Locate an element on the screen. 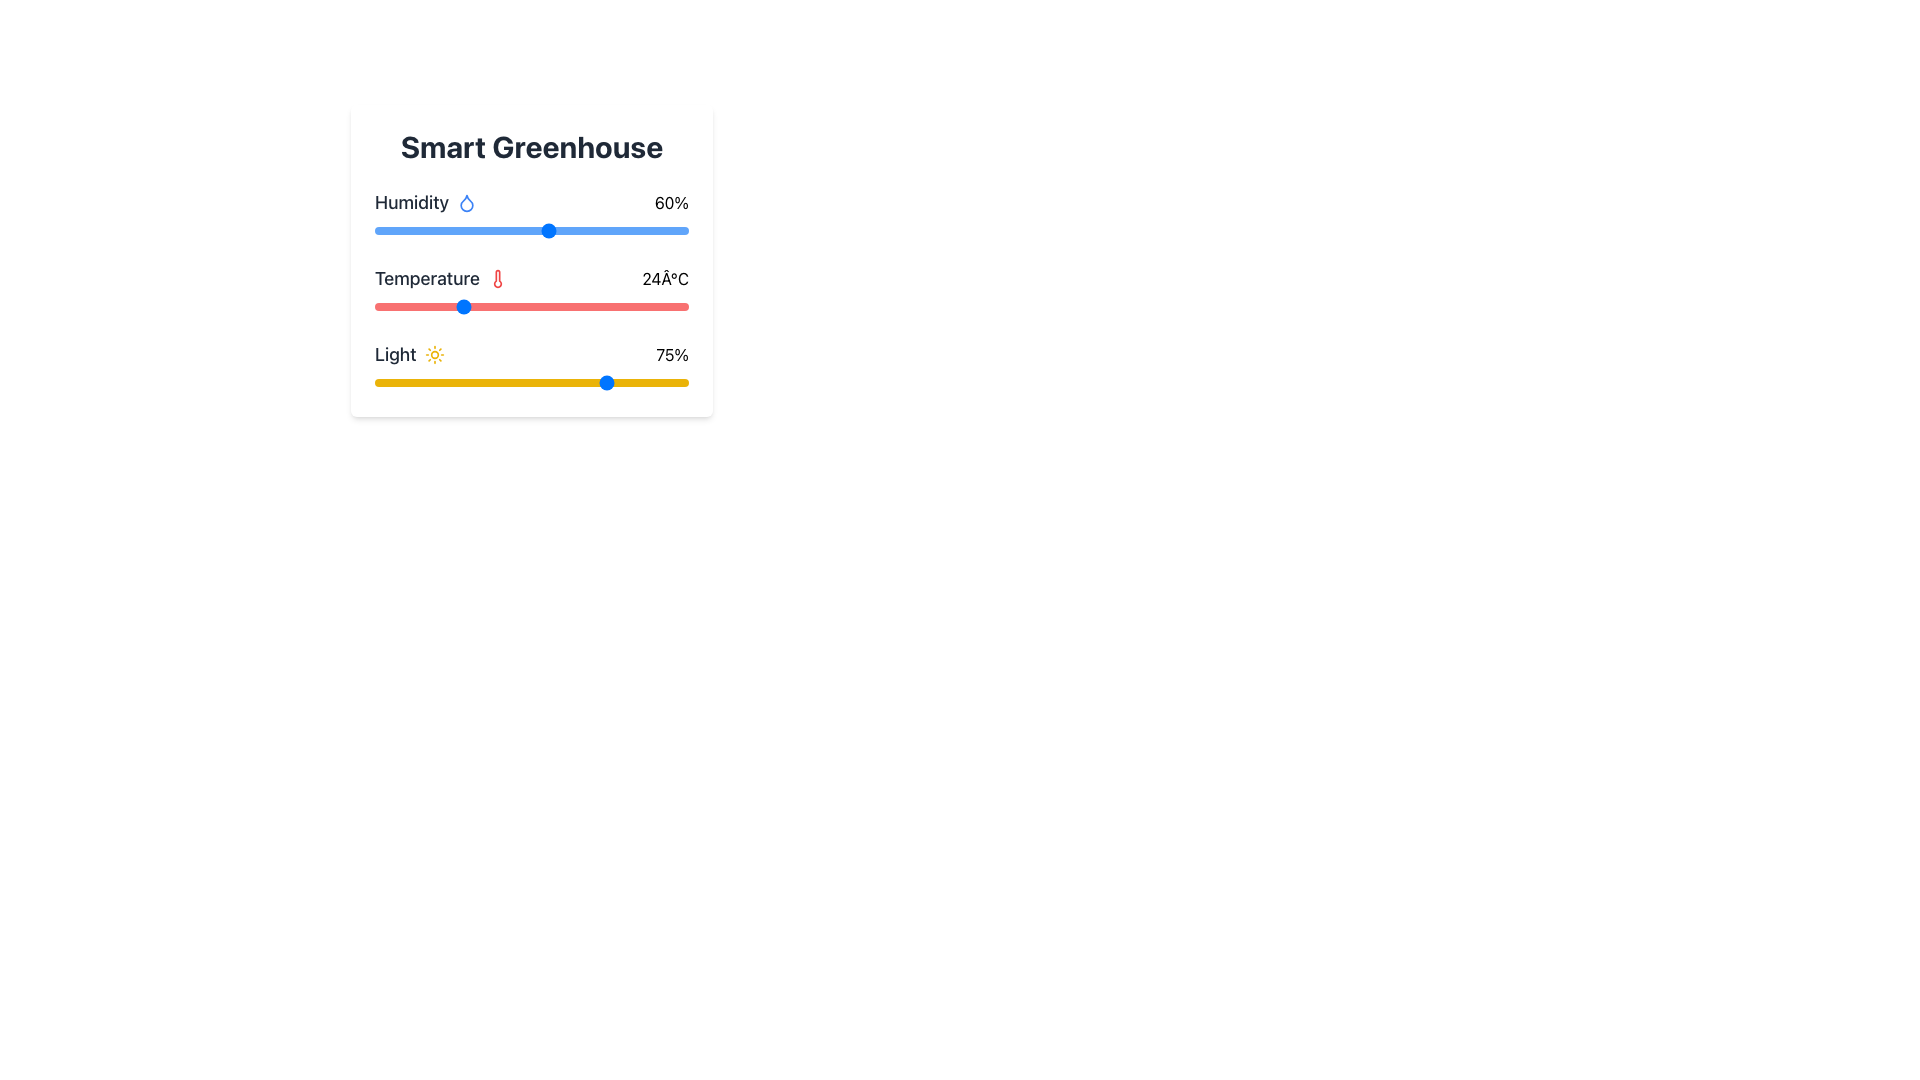 Image resolution: width=1920 pixels, height=1080 pixels. the temperature display element which shows the current temperature value in Celsius, located as the second indicator in a vertical layout is located at coordinates (532, 290).